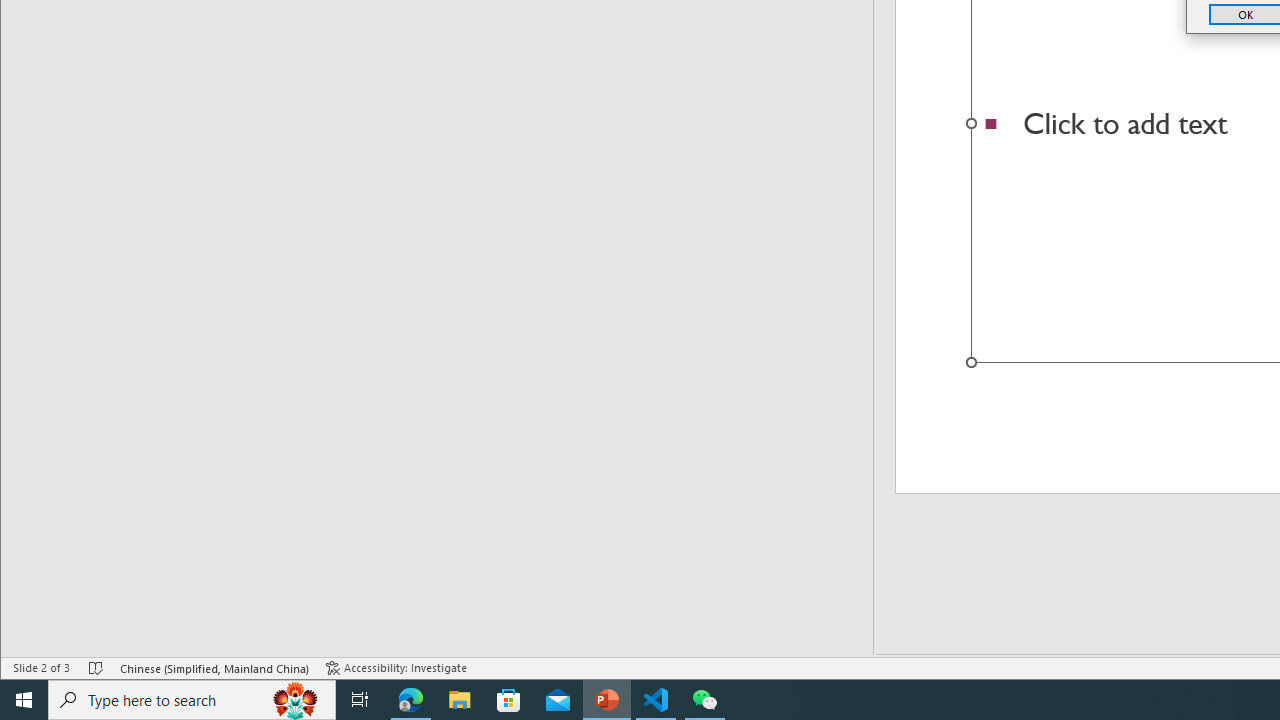 The height and width of the screenshot is (720, 1280). What do you see at coordinates (459, 698) in the screenshot?
I see `'File Explorer'` at bounding box center [459, 698].